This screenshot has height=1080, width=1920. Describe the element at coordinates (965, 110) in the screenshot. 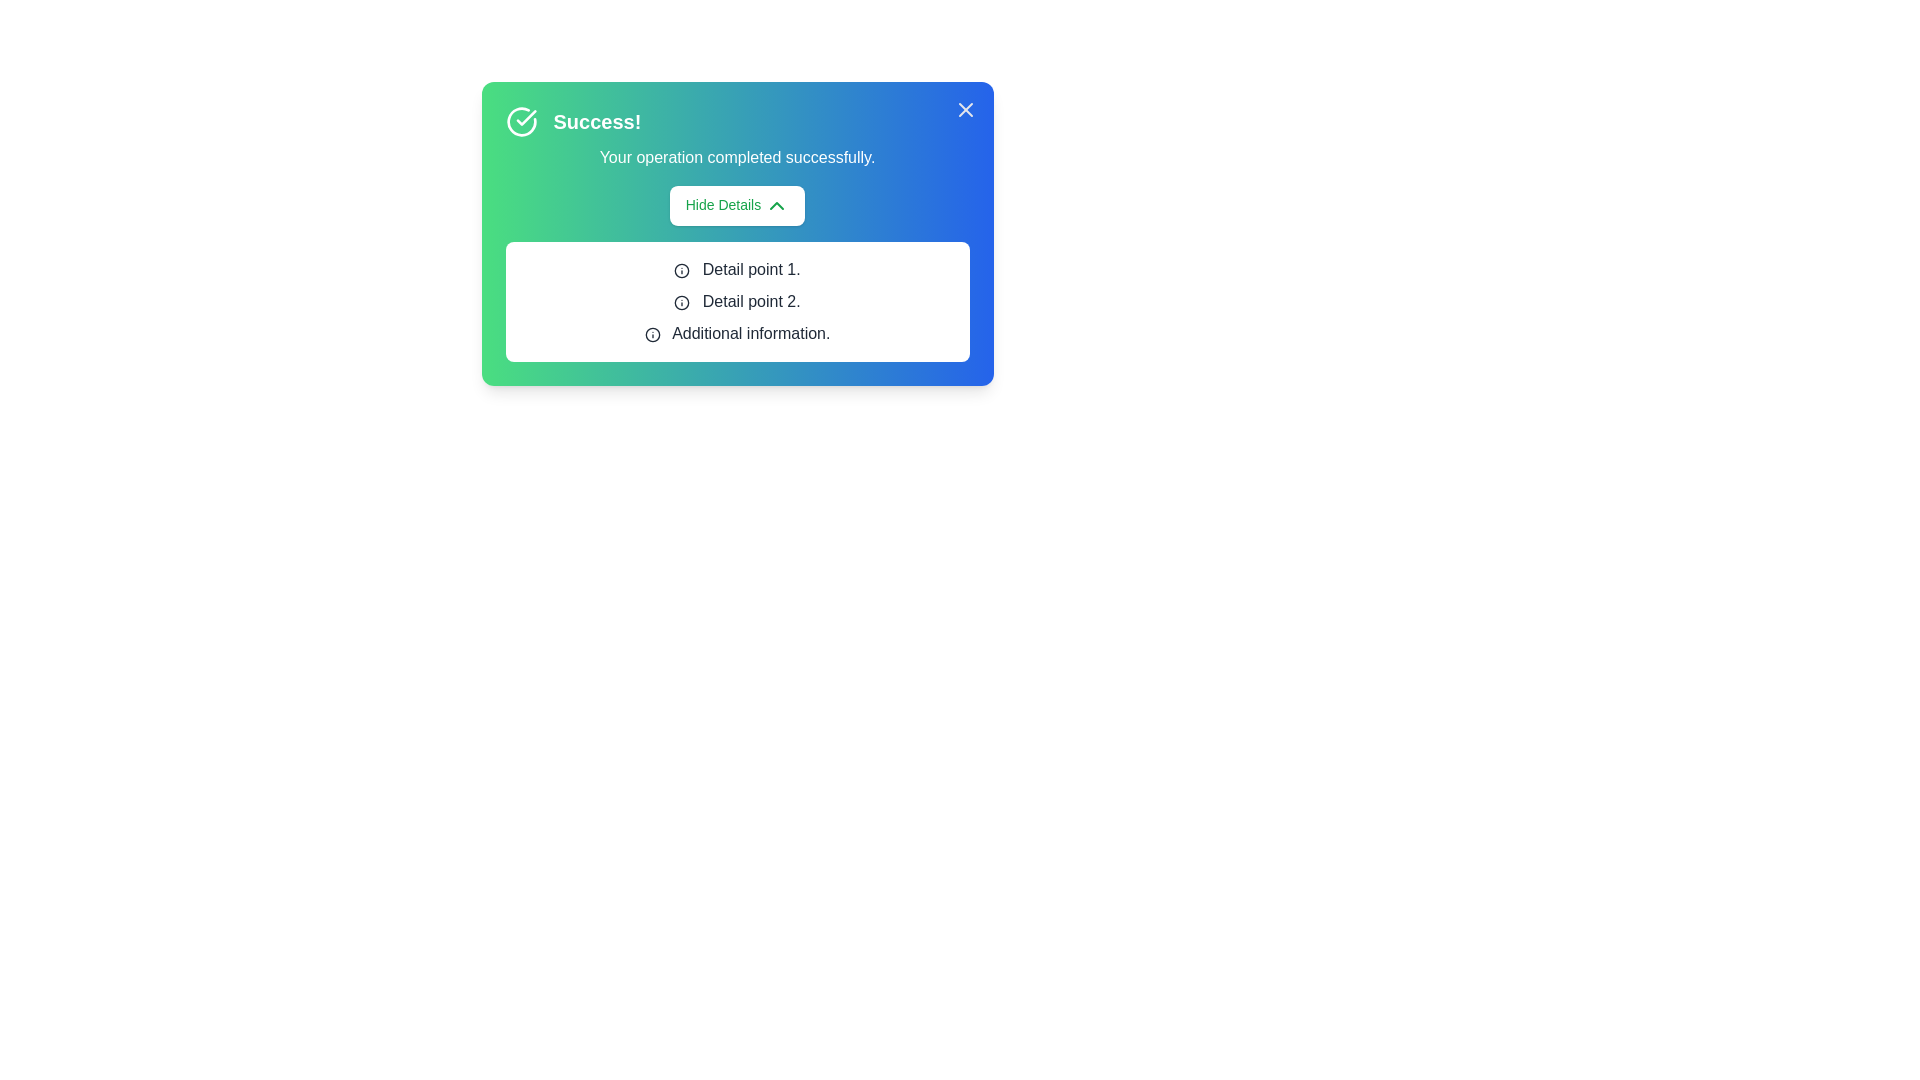

I see `the close button in the top-right corner of the alert` at that location.